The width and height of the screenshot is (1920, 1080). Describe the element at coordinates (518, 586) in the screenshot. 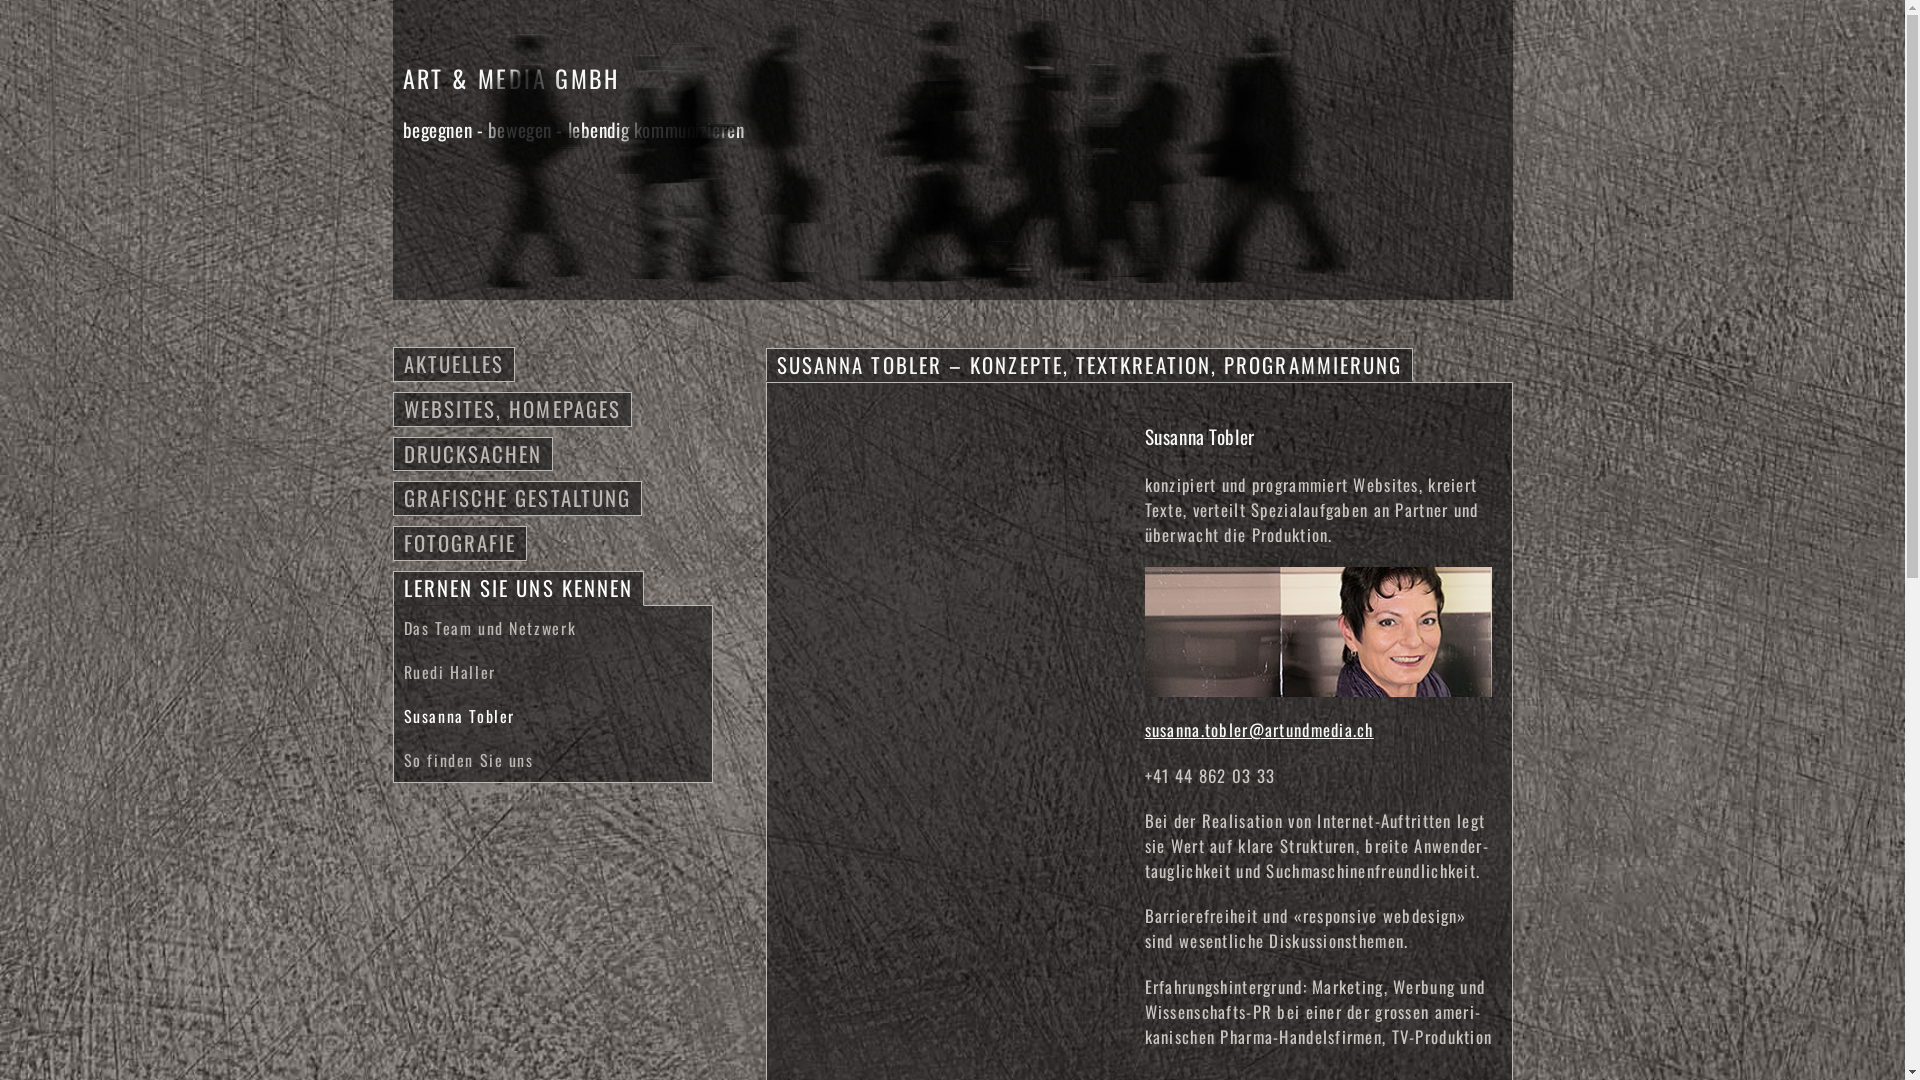

I see `'LERNEN SIE UNS KENNEN'` at that location.